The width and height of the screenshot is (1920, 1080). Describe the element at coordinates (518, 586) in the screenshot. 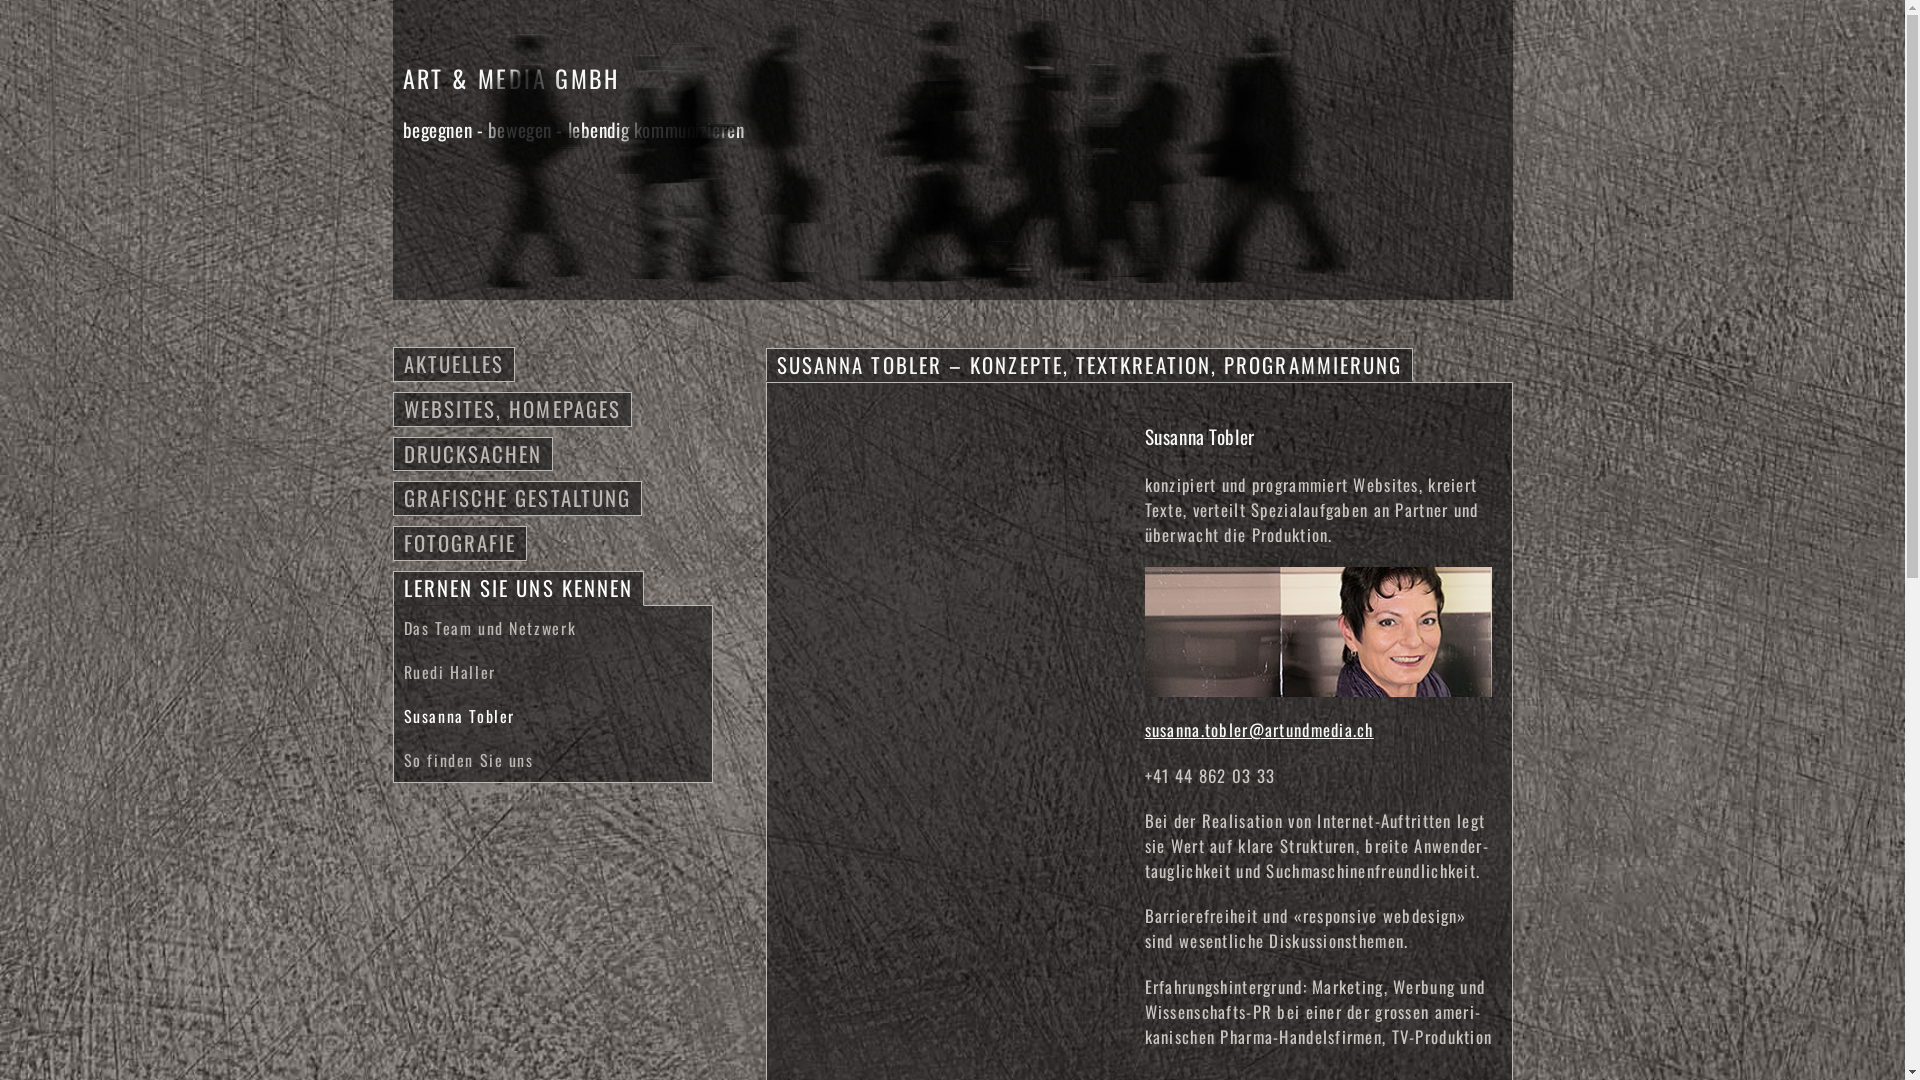

I see `'LERNEN SIE UNS KENNEN'` at that location.